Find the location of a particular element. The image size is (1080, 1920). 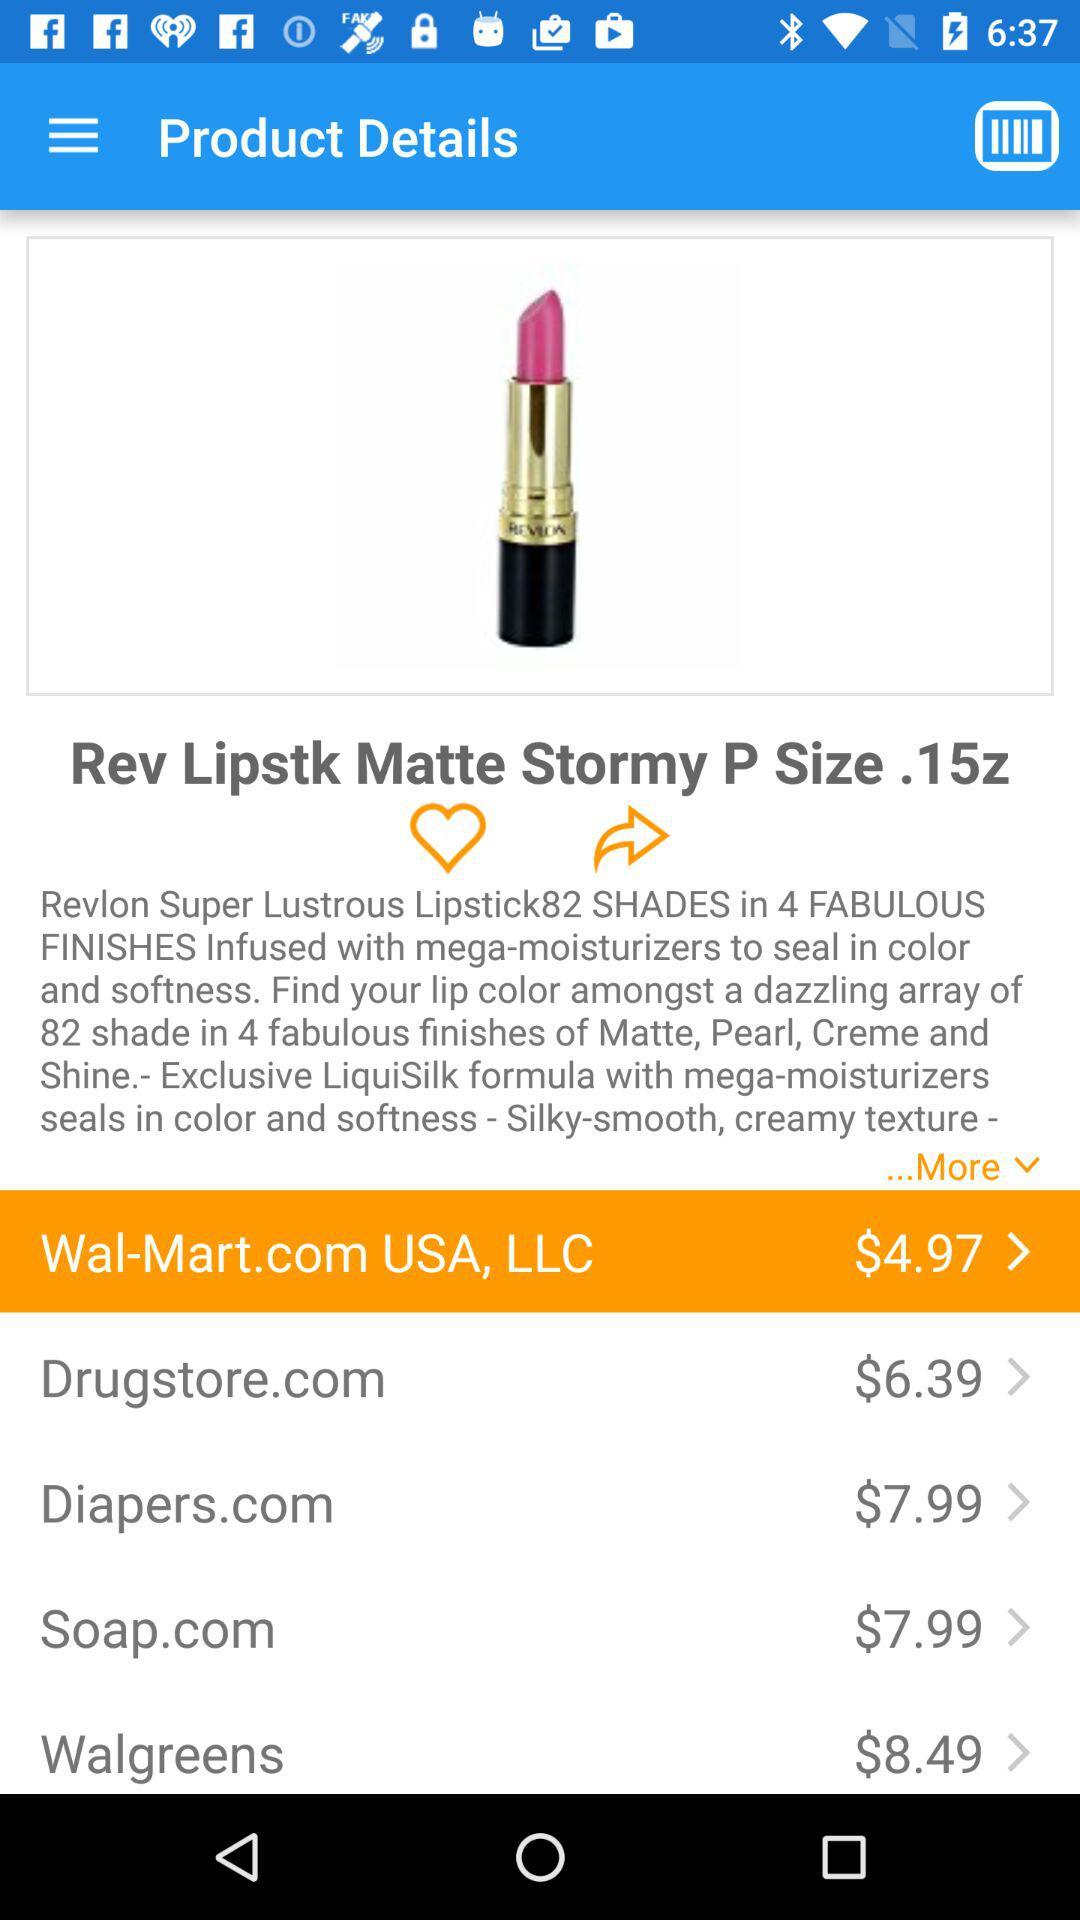

the favorite icon is located at coordinates (447, 838).